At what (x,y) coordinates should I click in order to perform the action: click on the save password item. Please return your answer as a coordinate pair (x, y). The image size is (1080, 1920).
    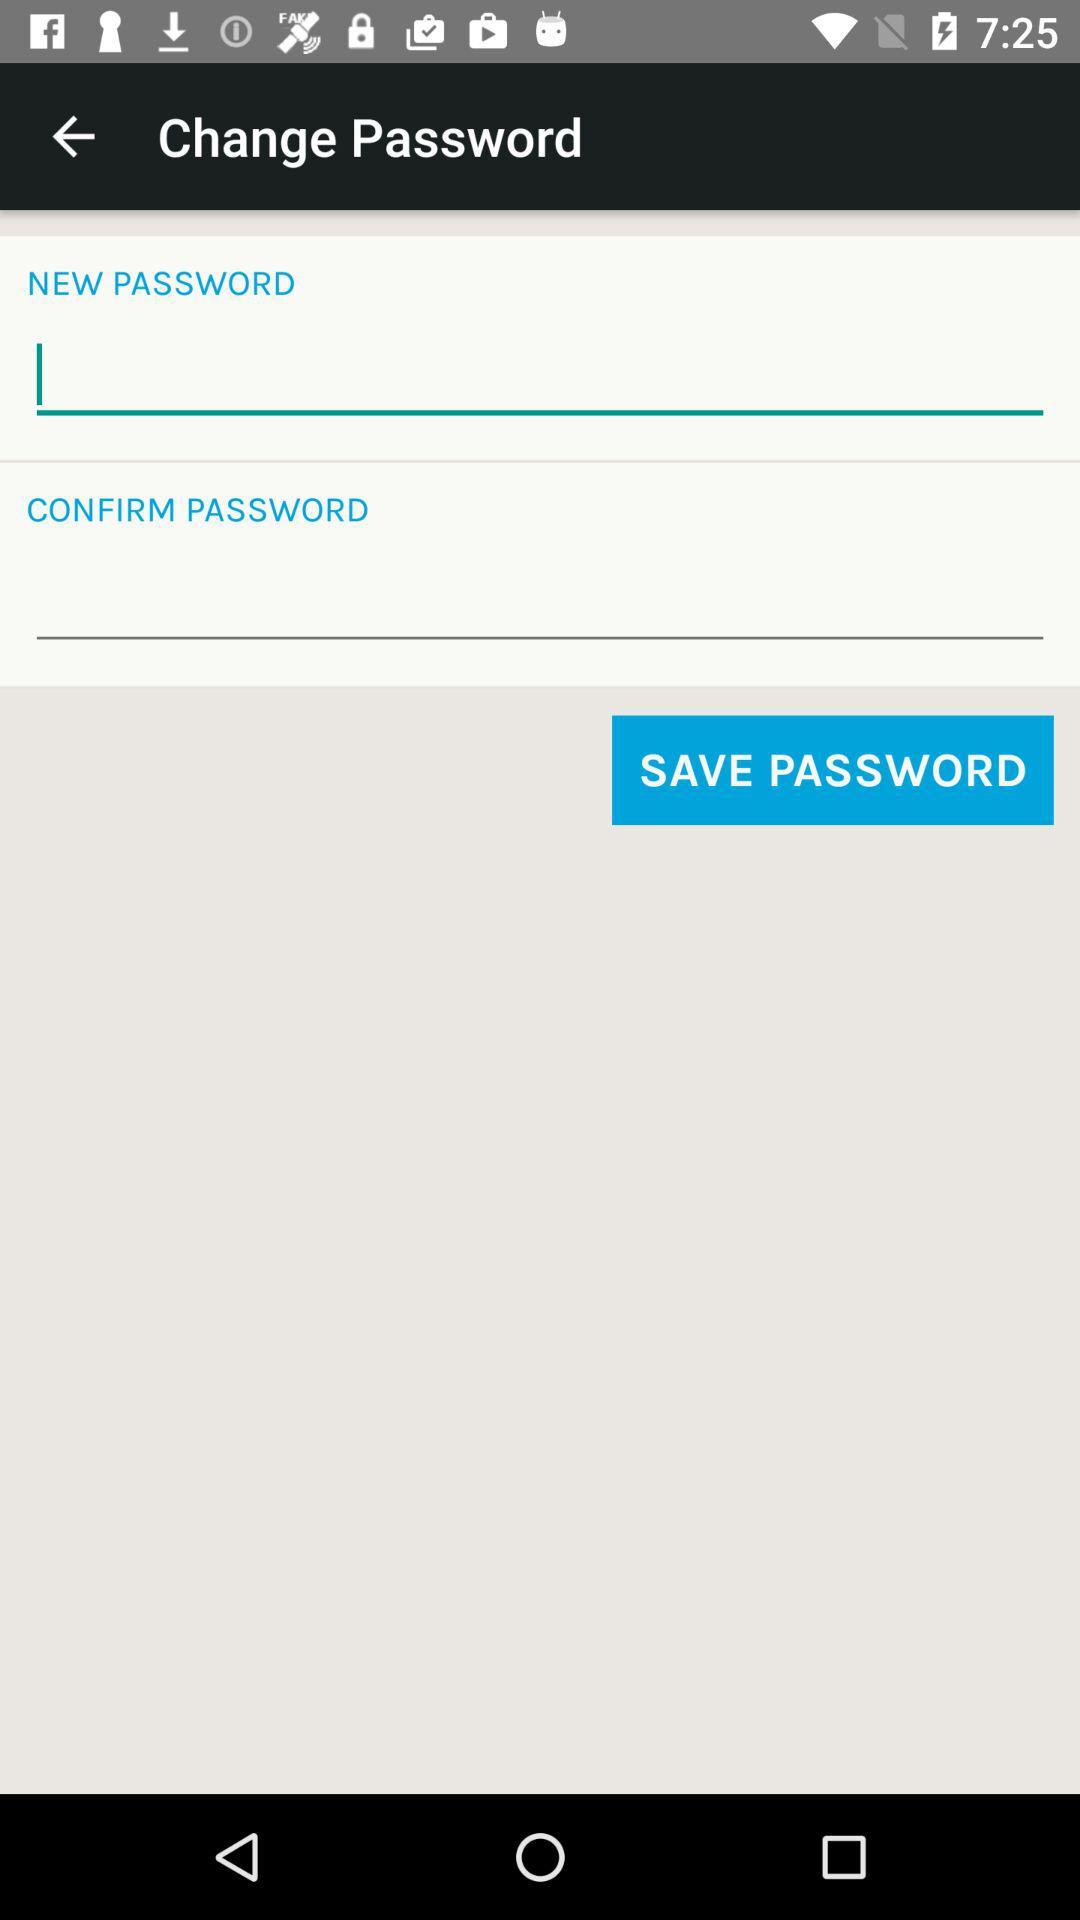
    Looking at the image, I should click on (832, 769).